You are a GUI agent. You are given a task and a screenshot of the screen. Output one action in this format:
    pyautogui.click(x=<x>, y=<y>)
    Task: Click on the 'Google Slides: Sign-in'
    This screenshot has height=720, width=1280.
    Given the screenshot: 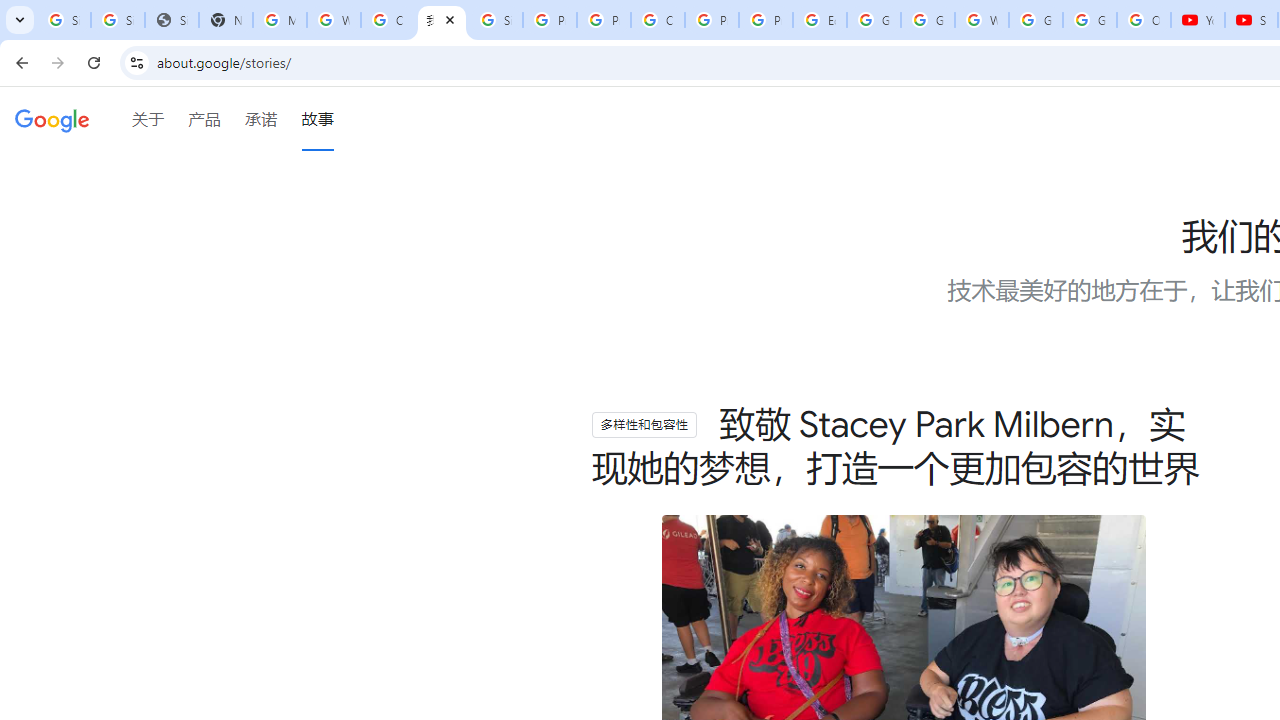 What is the action you would take?
    pyautogui.click(x=874, y=20)
    